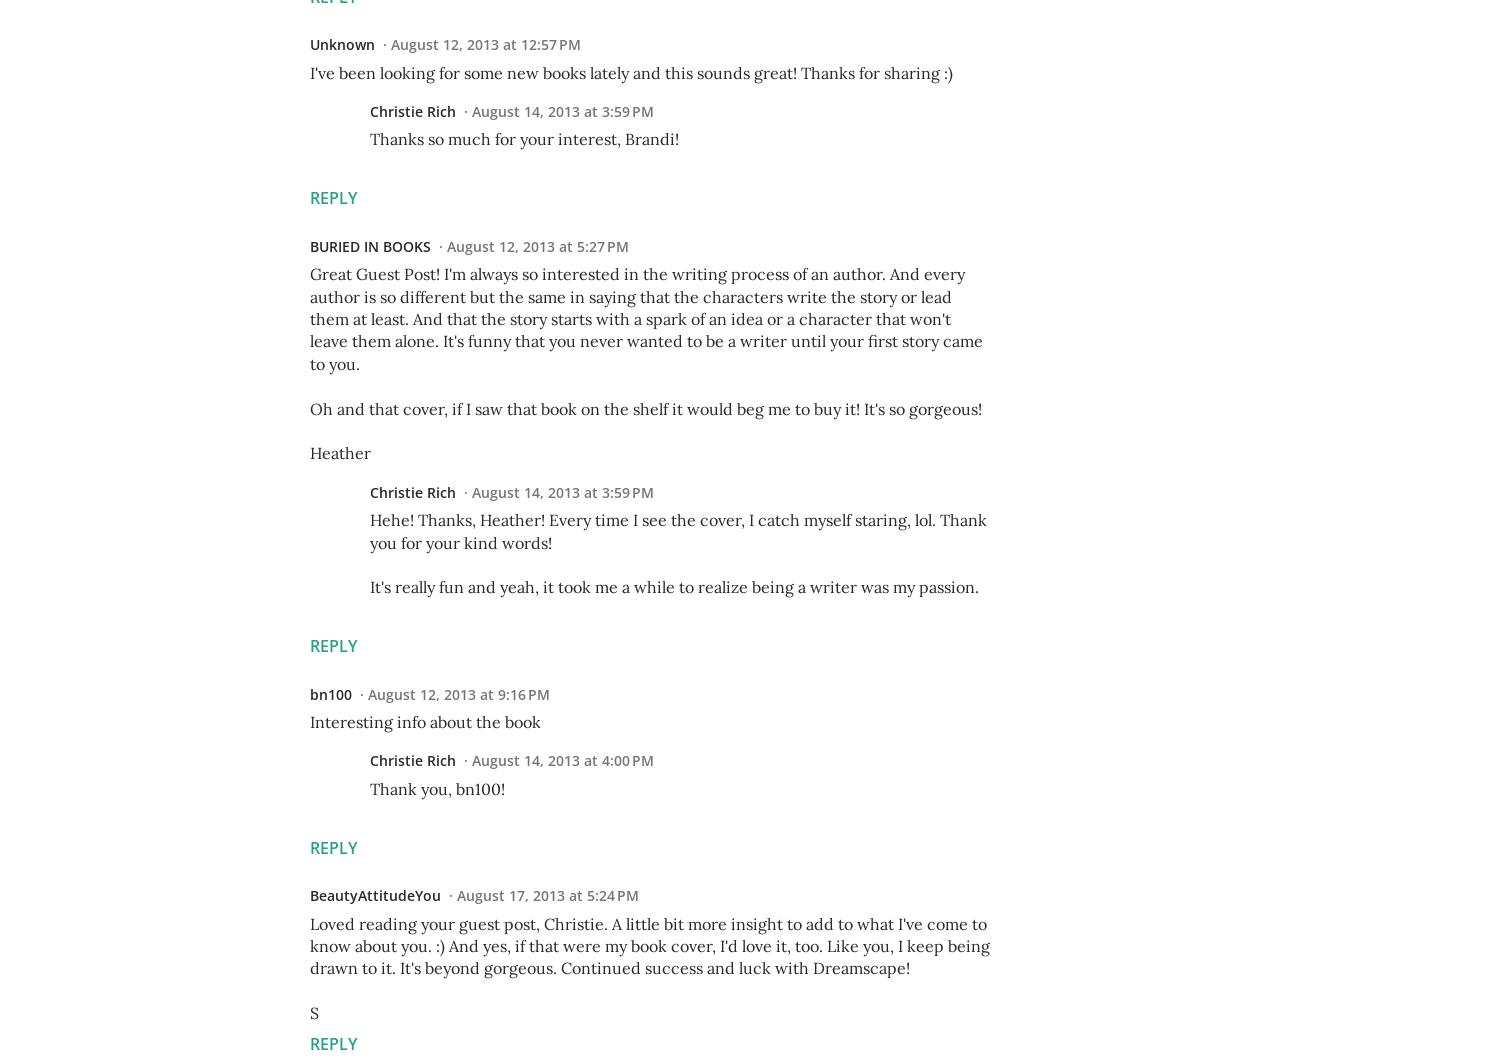 The image size is (1500, 1061). I want to click on 'Interesting info about the book', so click(425, 722).